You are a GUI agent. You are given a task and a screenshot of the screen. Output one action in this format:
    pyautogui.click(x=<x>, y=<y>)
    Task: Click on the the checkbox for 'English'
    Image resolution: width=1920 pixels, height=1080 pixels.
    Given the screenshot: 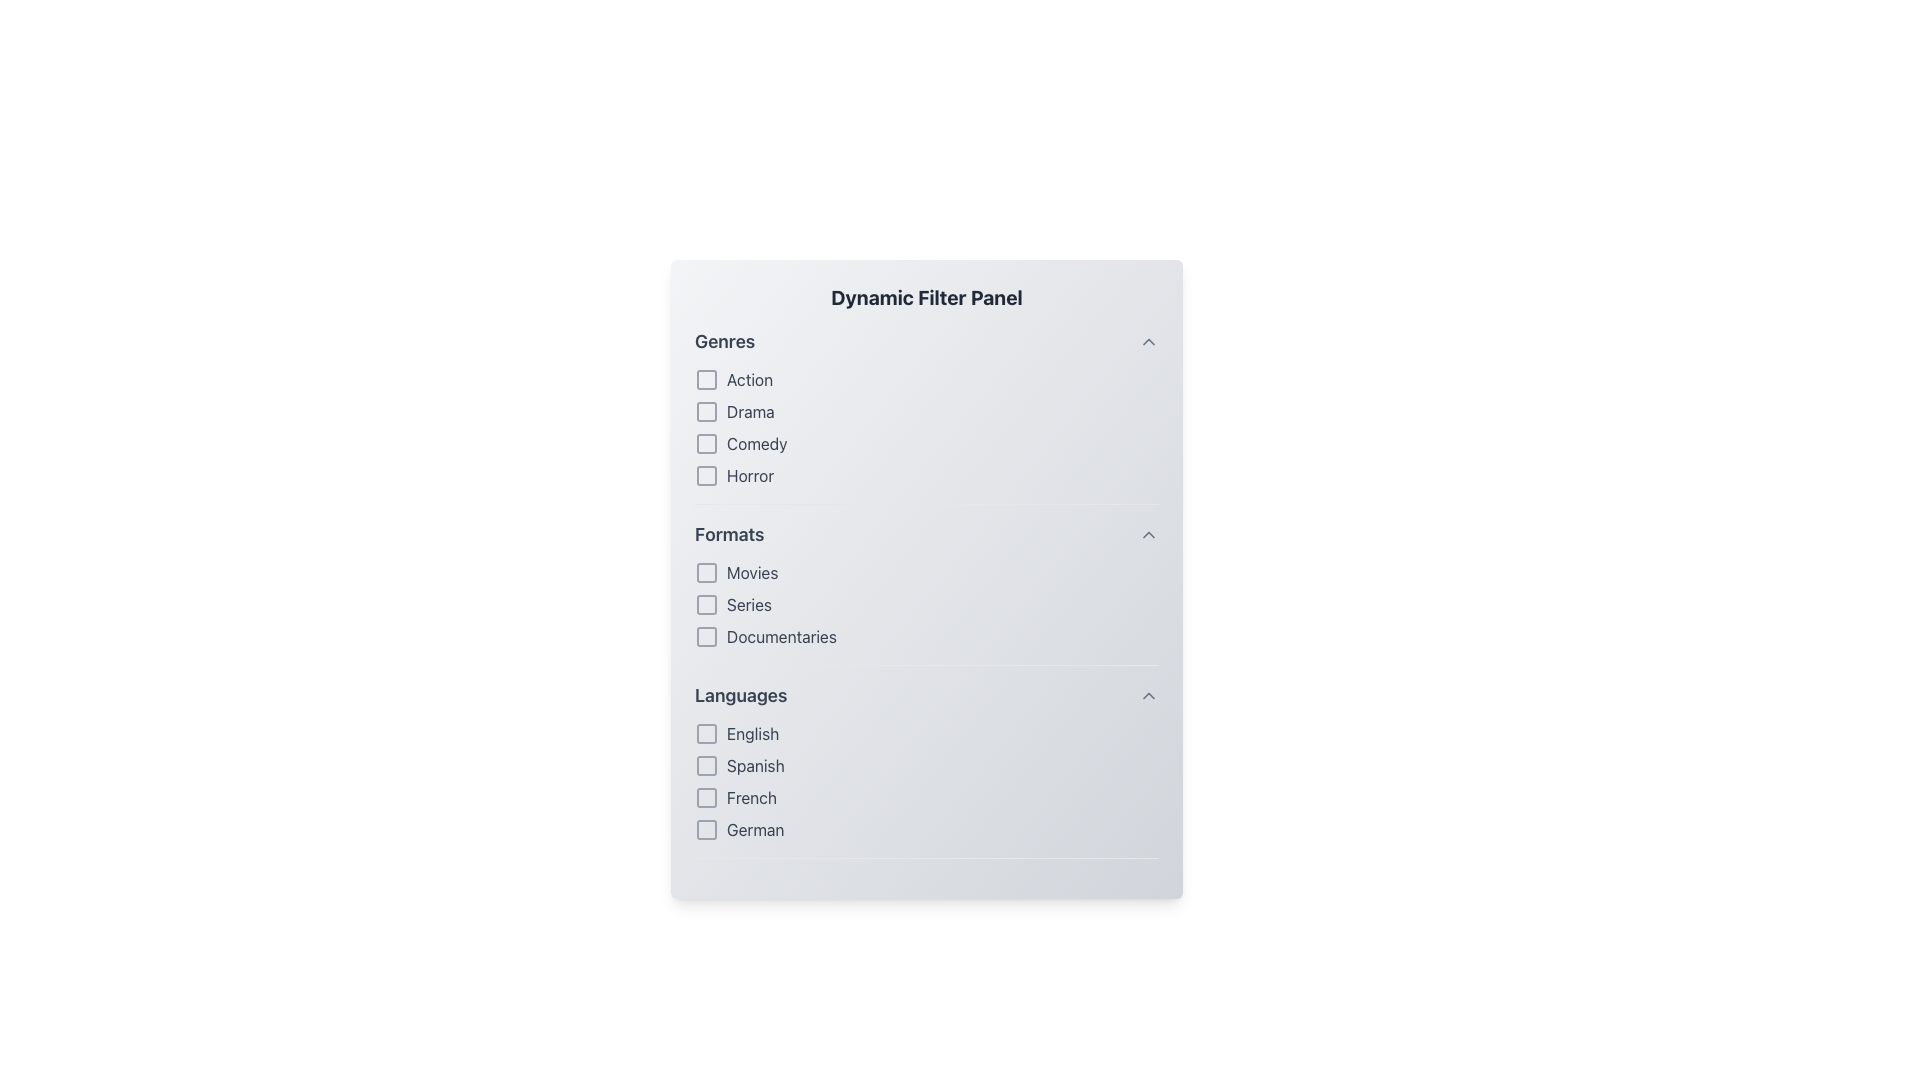 What is the action you would take?
    pyautogui.click(x=925, y=733)
    